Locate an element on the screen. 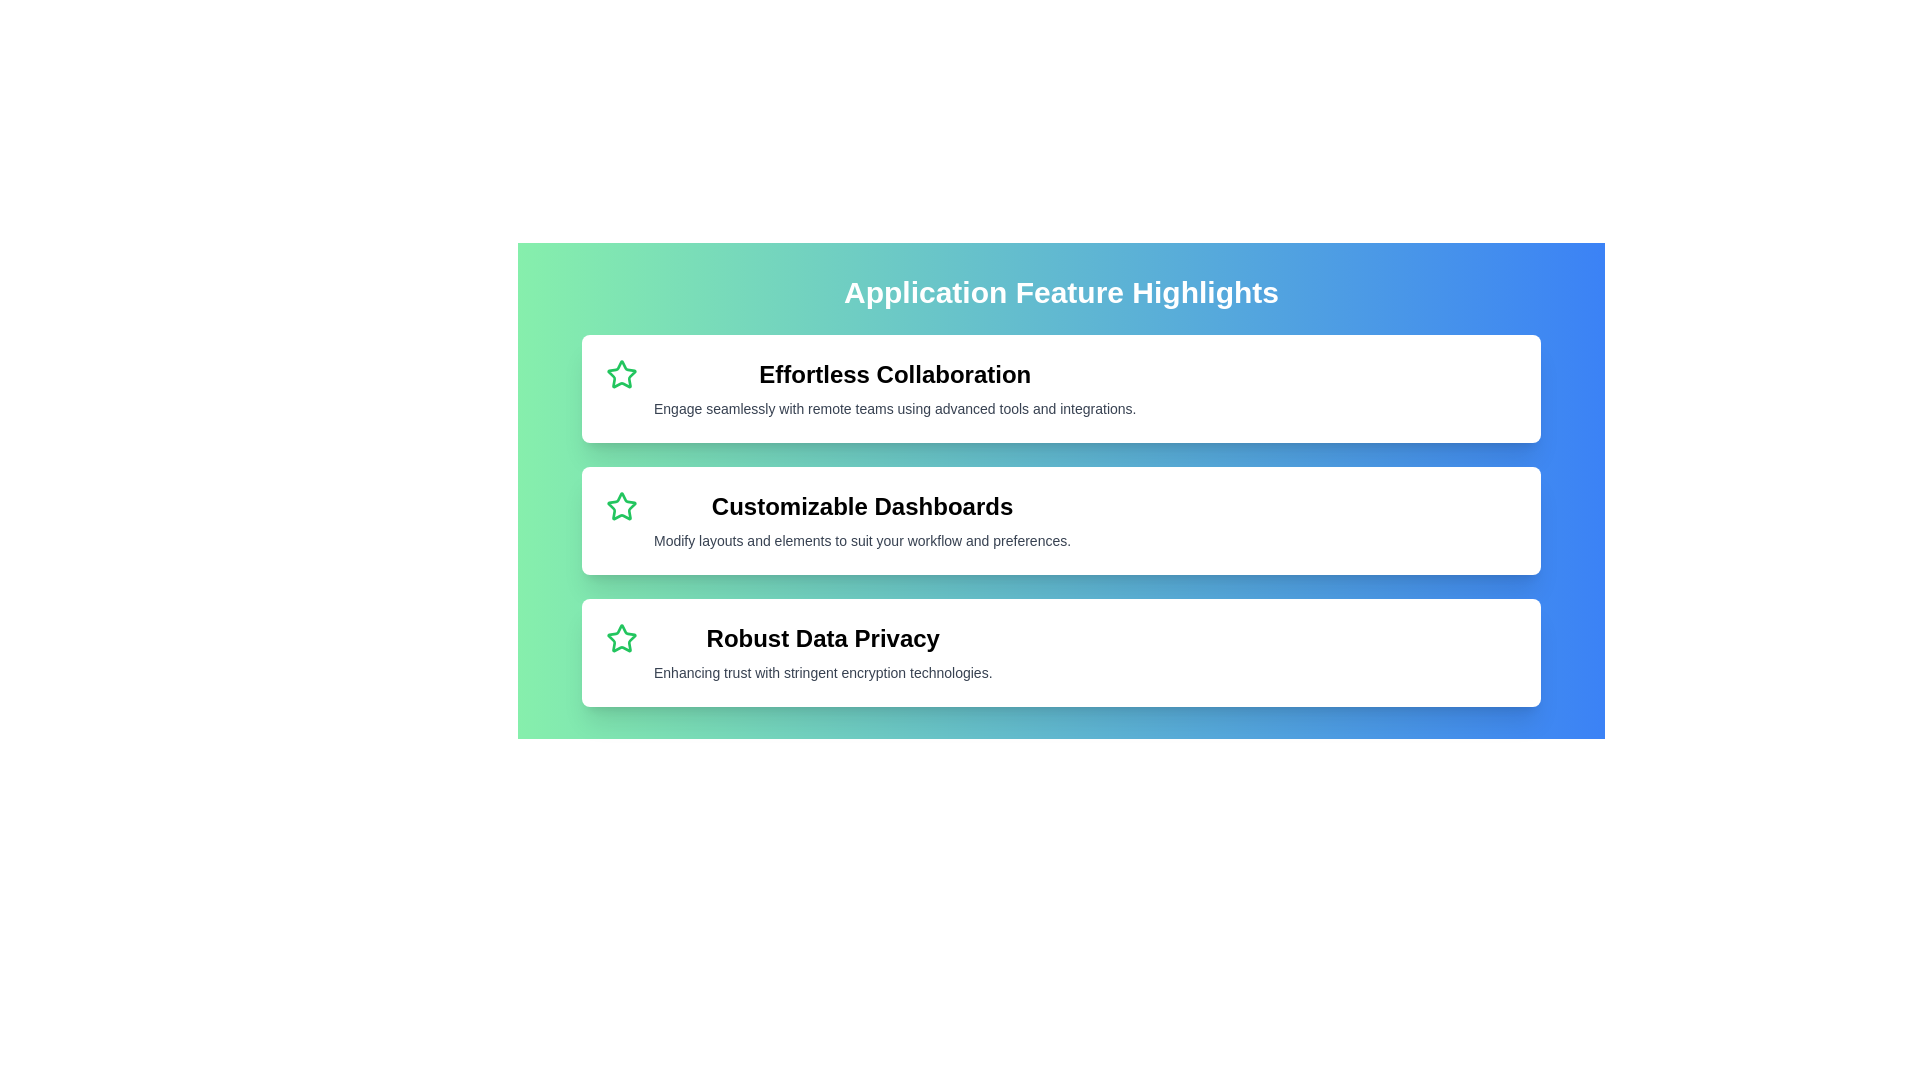 The height and width of the screenshot is (1080, 1920). the star icon with green outlines located at the top-left corner of the card titled 'Robust Data Privacy' to interact with the card is located at coordinates (621, 639).